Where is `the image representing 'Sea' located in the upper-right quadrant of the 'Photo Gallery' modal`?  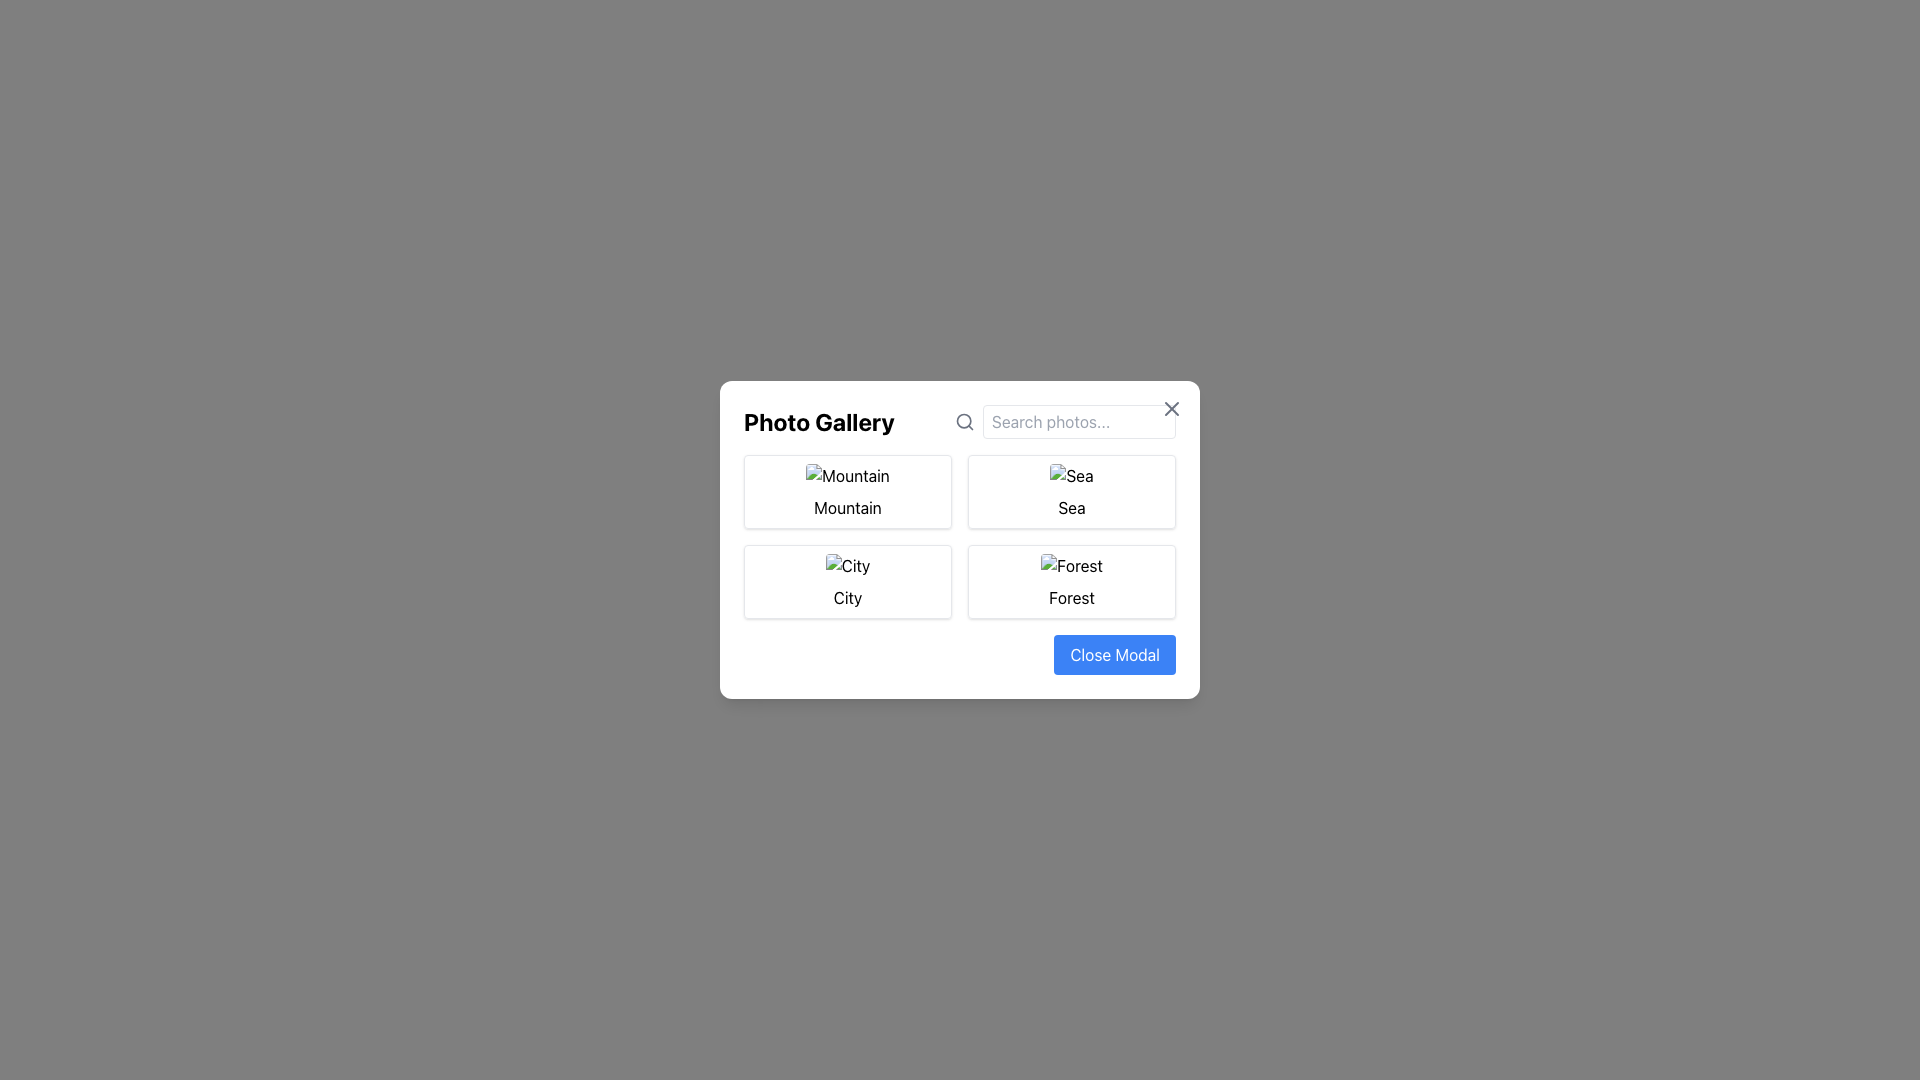 the image representing 'Sea' located in the upper-right quadrant of the 'Photo Gallery' modal is located at coordinates (1070, 475).